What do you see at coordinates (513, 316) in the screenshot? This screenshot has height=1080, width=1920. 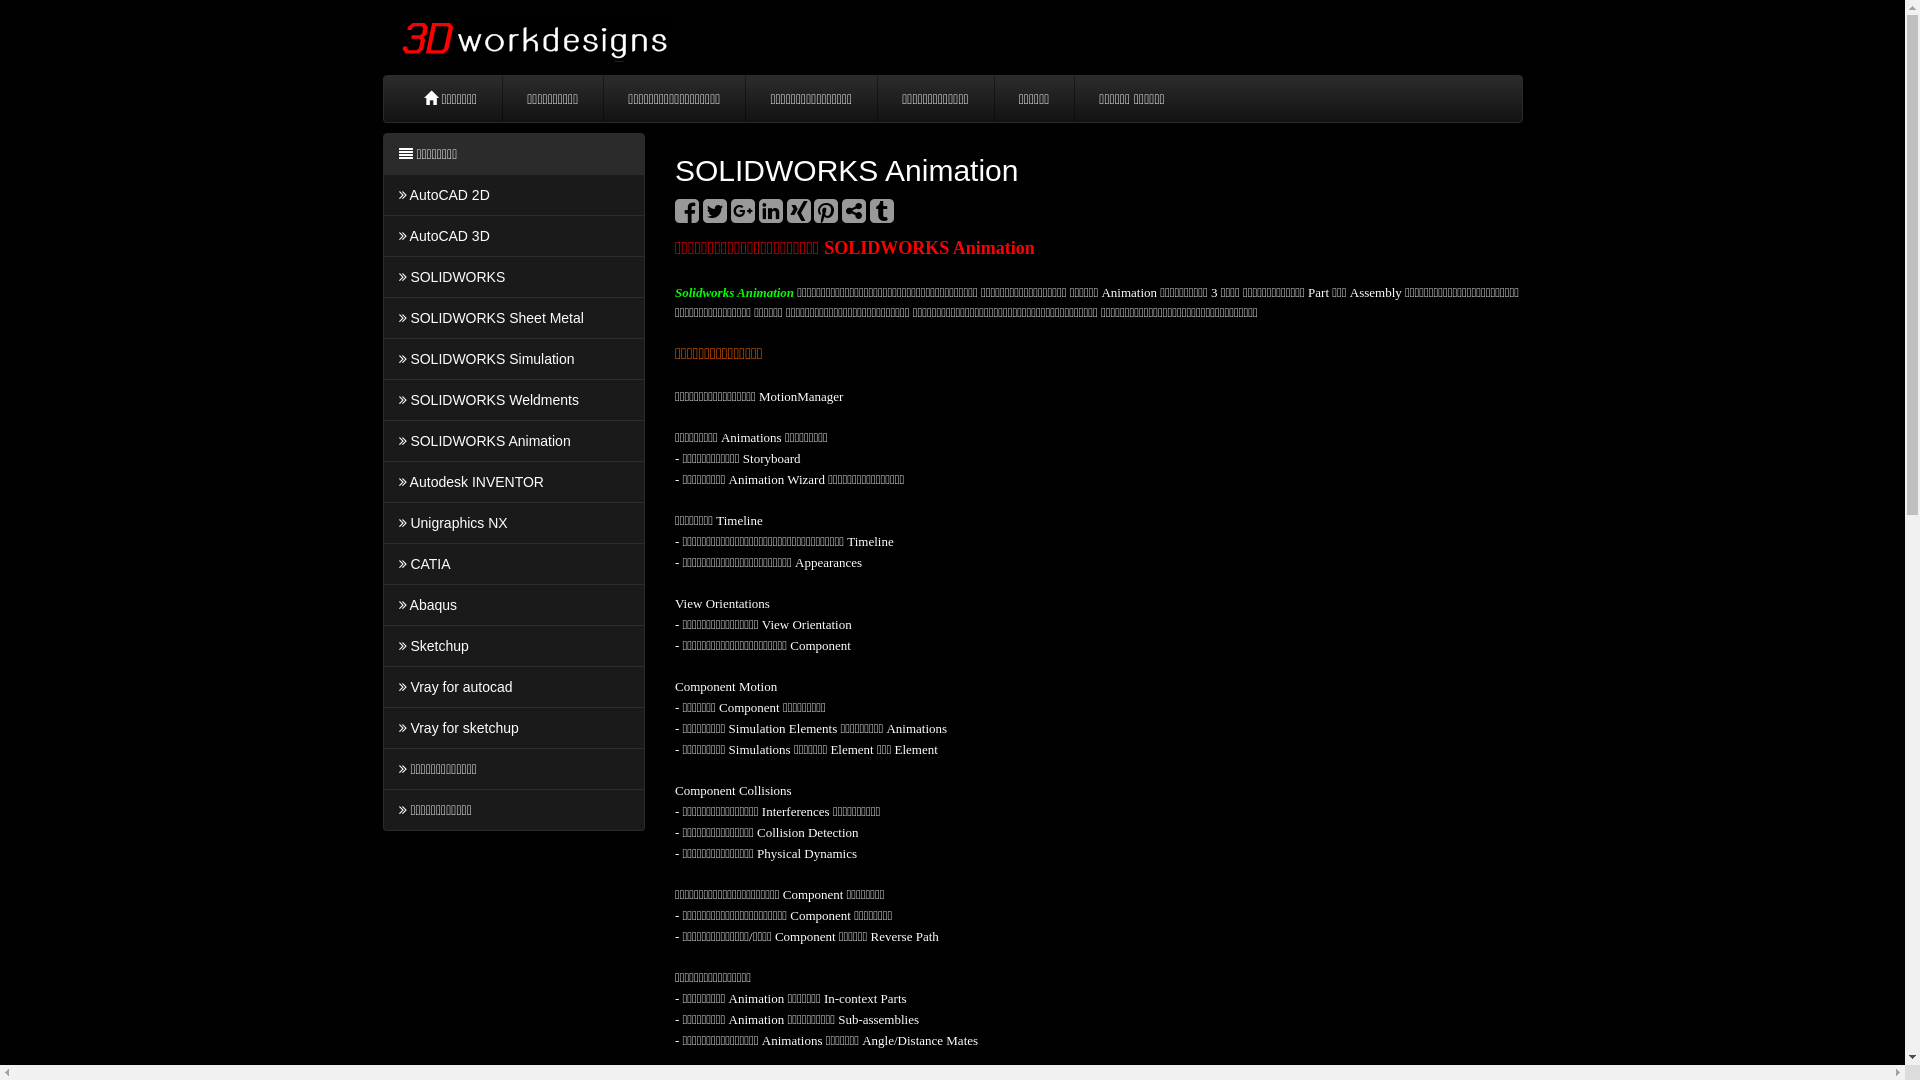 I see `'SOLIDWORKS Sheet Metal'` at bounding box center [513, 316].